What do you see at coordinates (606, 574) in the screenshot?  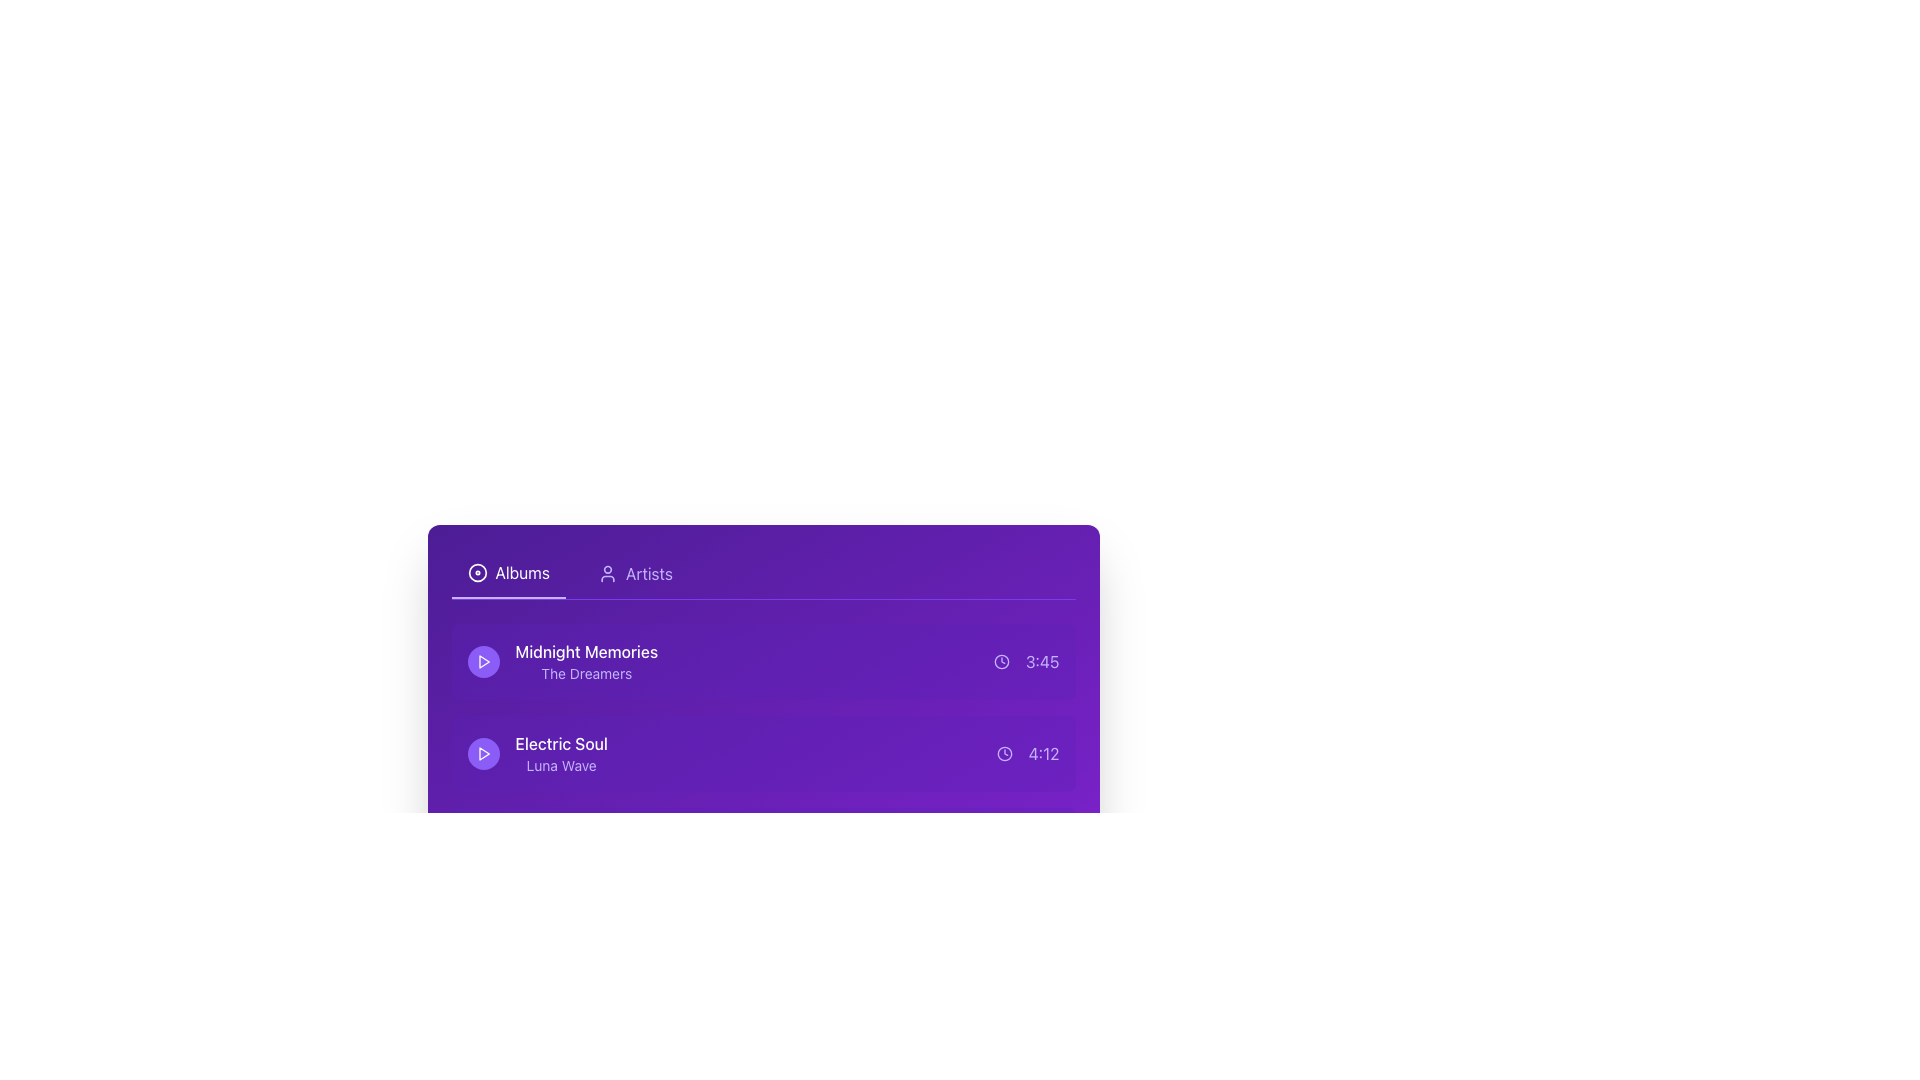 I see `the 'Artists' icon in the navigation bar` at bounding box center [606, 574].